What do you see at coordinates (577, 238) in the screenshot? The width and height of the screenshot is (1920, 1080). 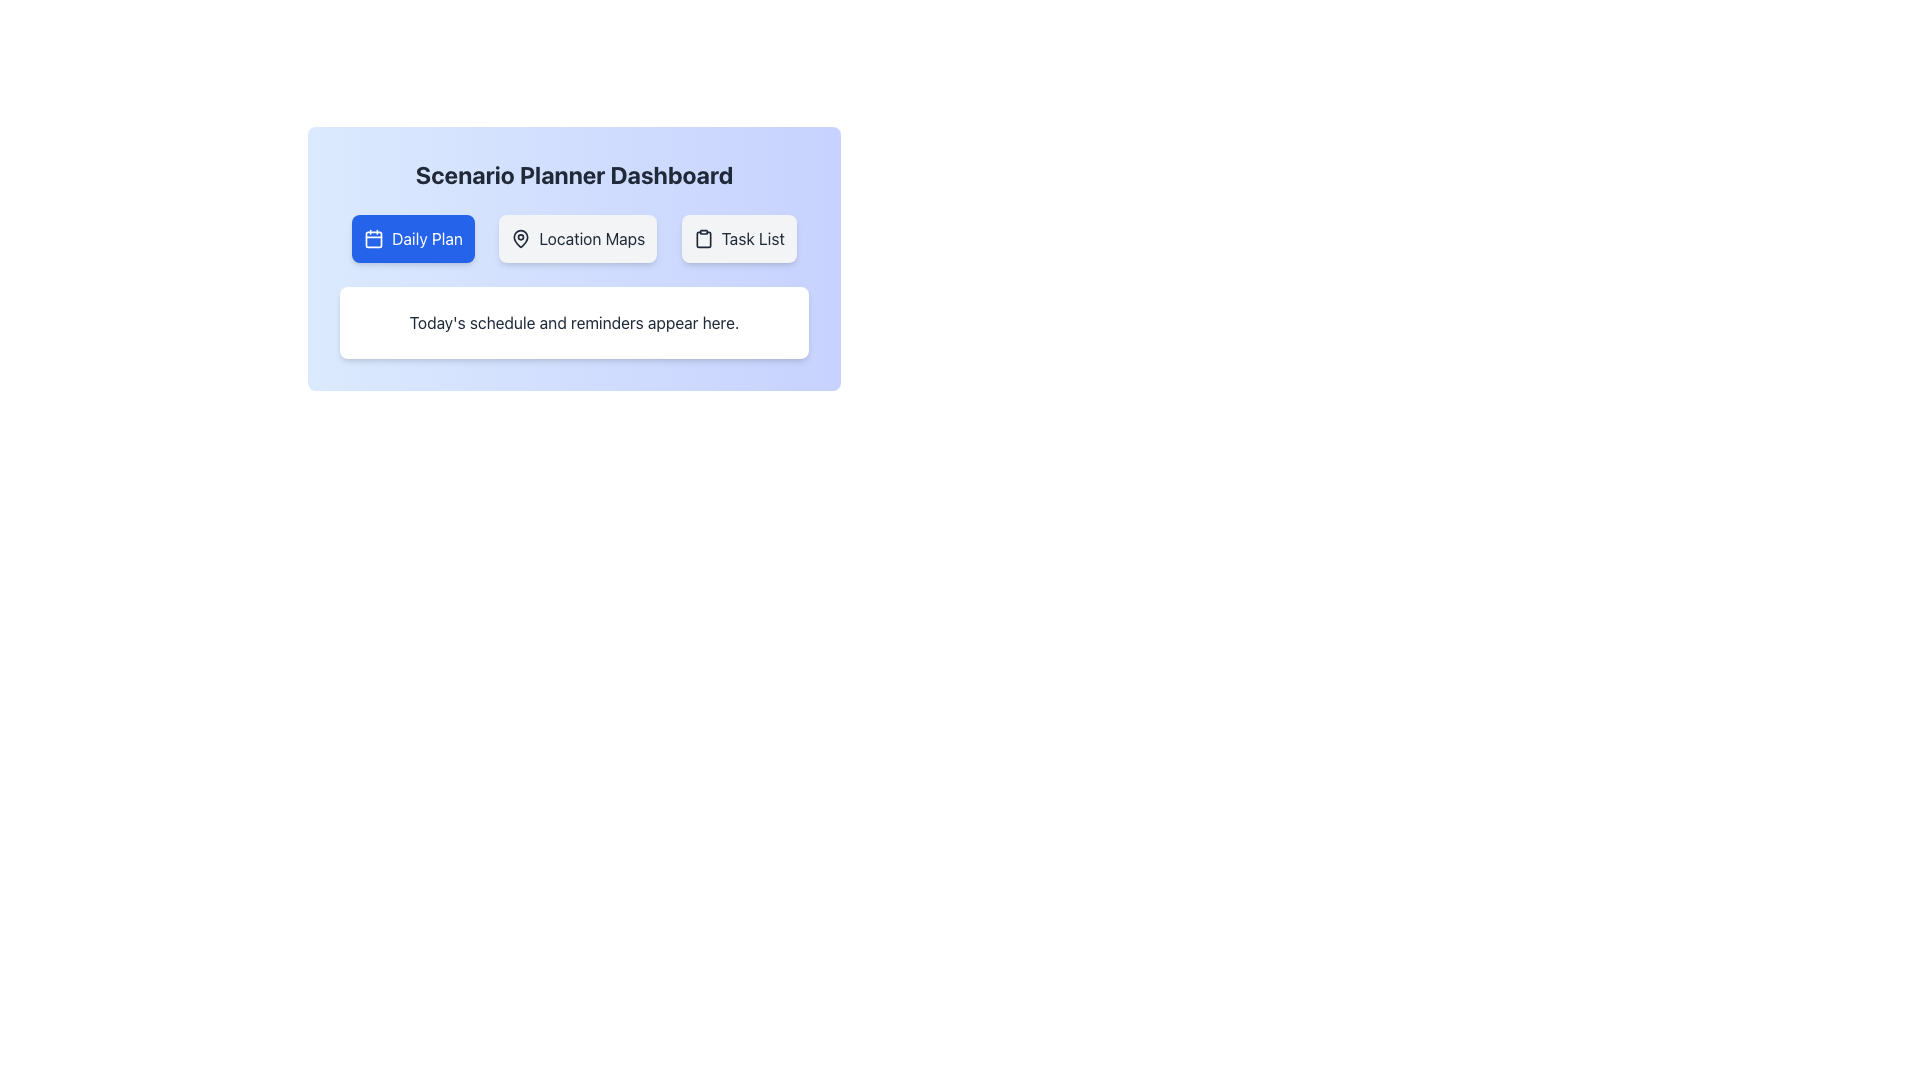 I see `the second button from the left in the button group` at bounding box center [577, 238].